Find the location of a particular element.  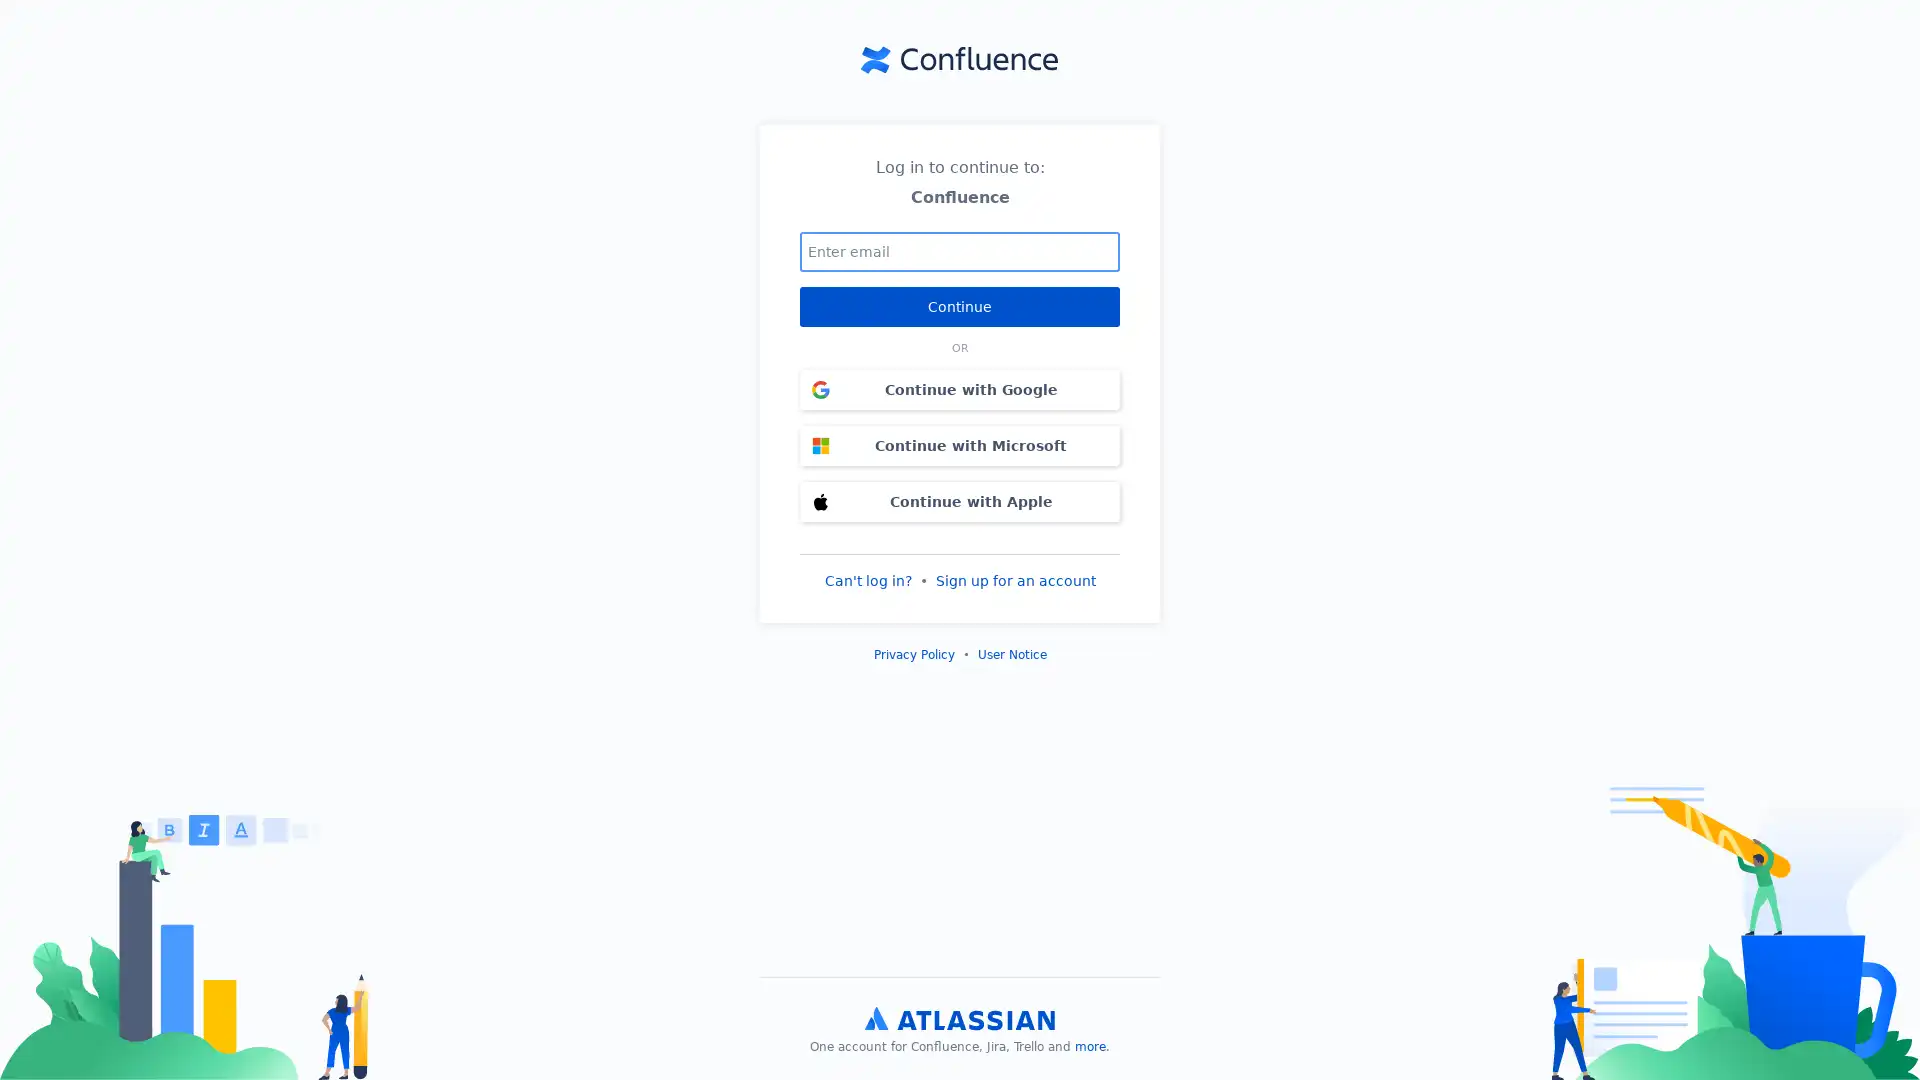

Continue with Microsoft is located at coordinates (960, 443).